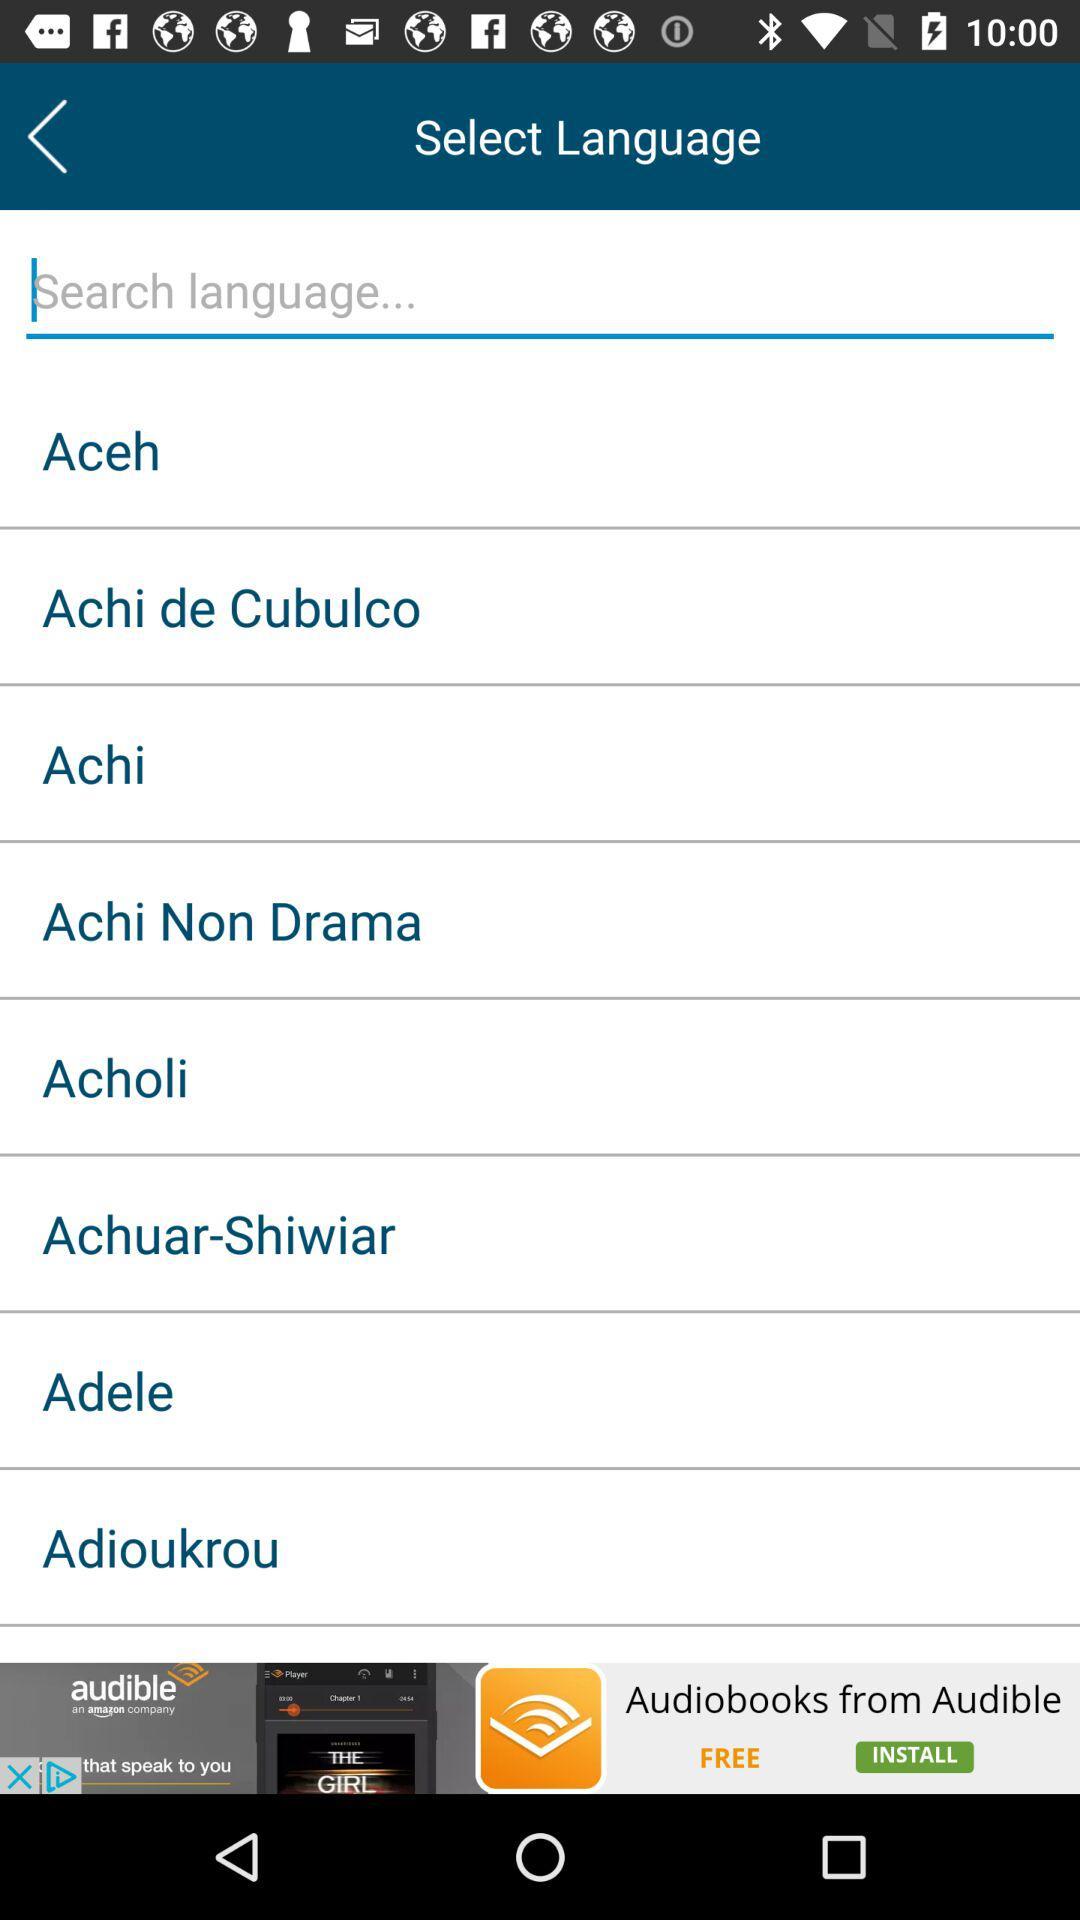  Describe the element at coordinates (540, 290) in the screenshot. I see `search language` at that location.